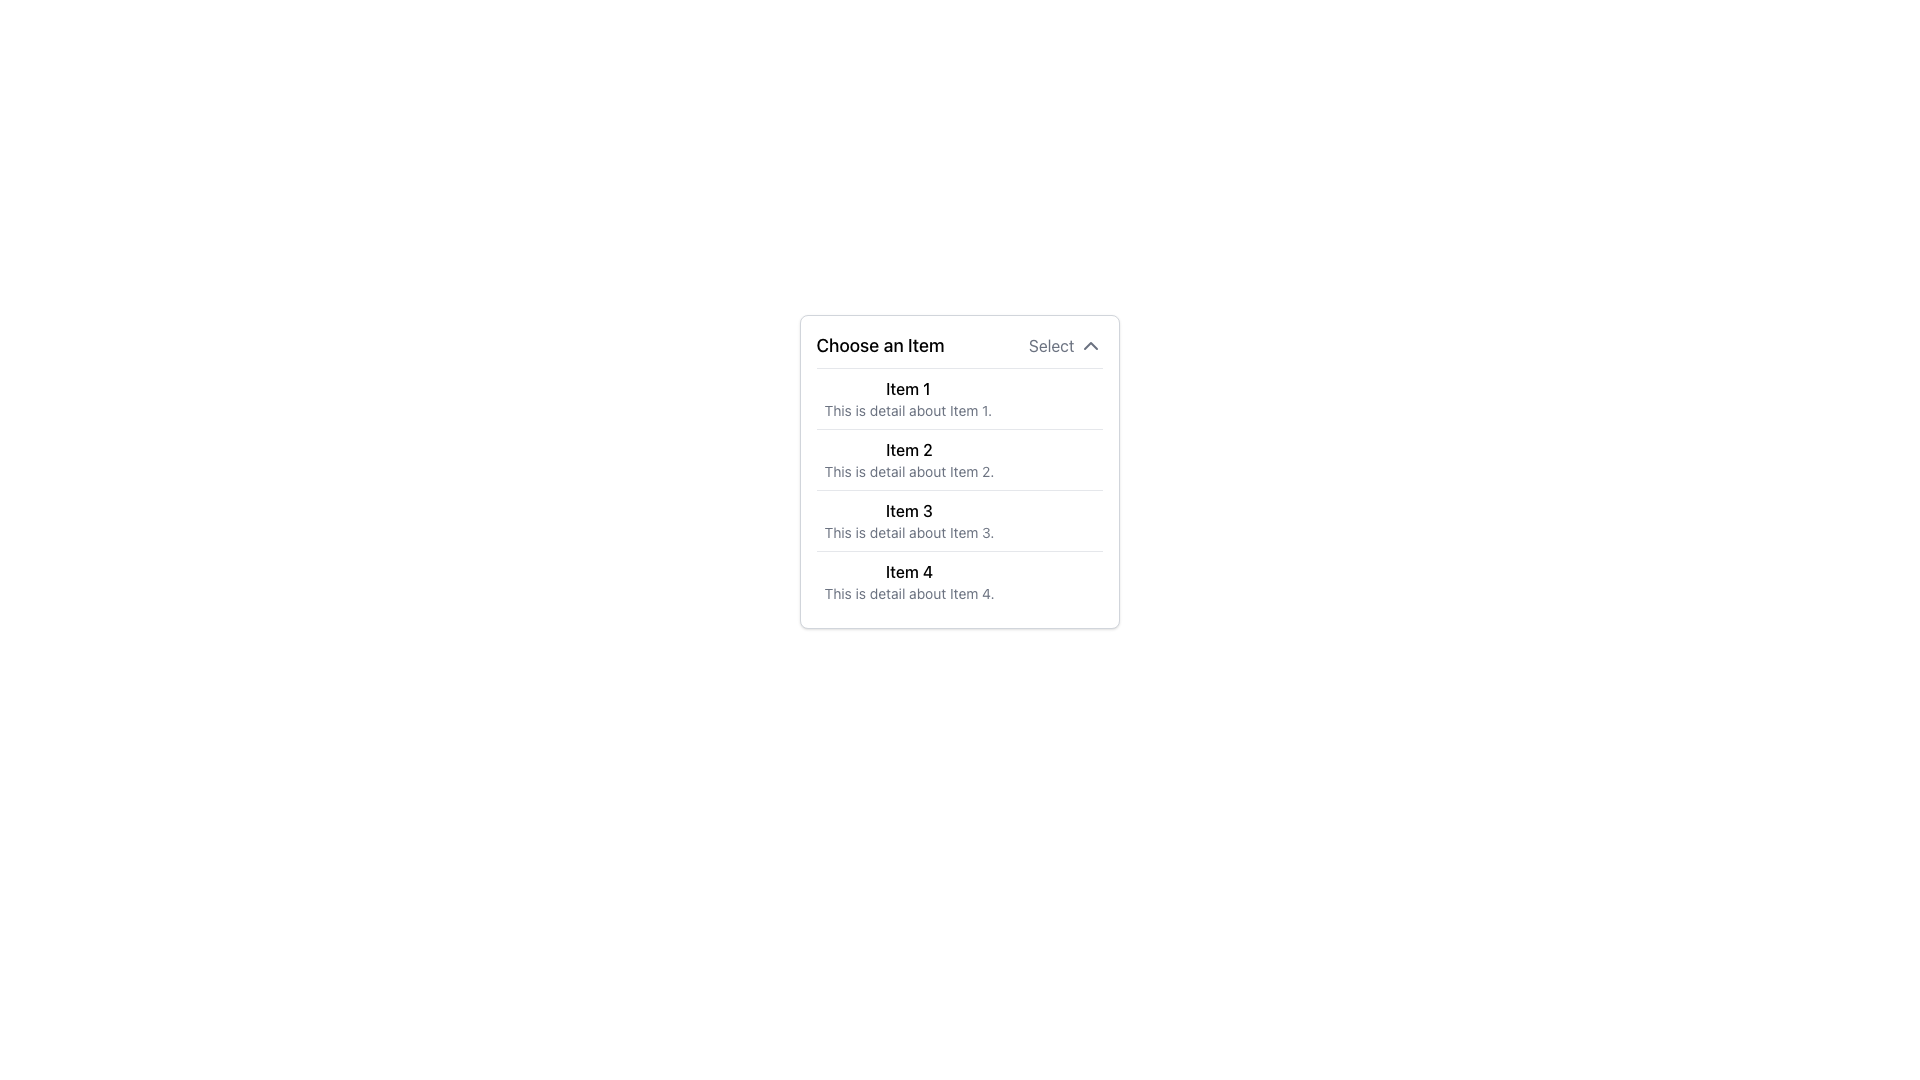 The height and width of the screenshot is (1080, 1920). What do you see at coordinates (1089, 345) in the screenshot?
I see `the expand/collapse icon located in the top-right corner of the dropdown interface, next to the text 'Select'` at bounding box center [1089, 345].